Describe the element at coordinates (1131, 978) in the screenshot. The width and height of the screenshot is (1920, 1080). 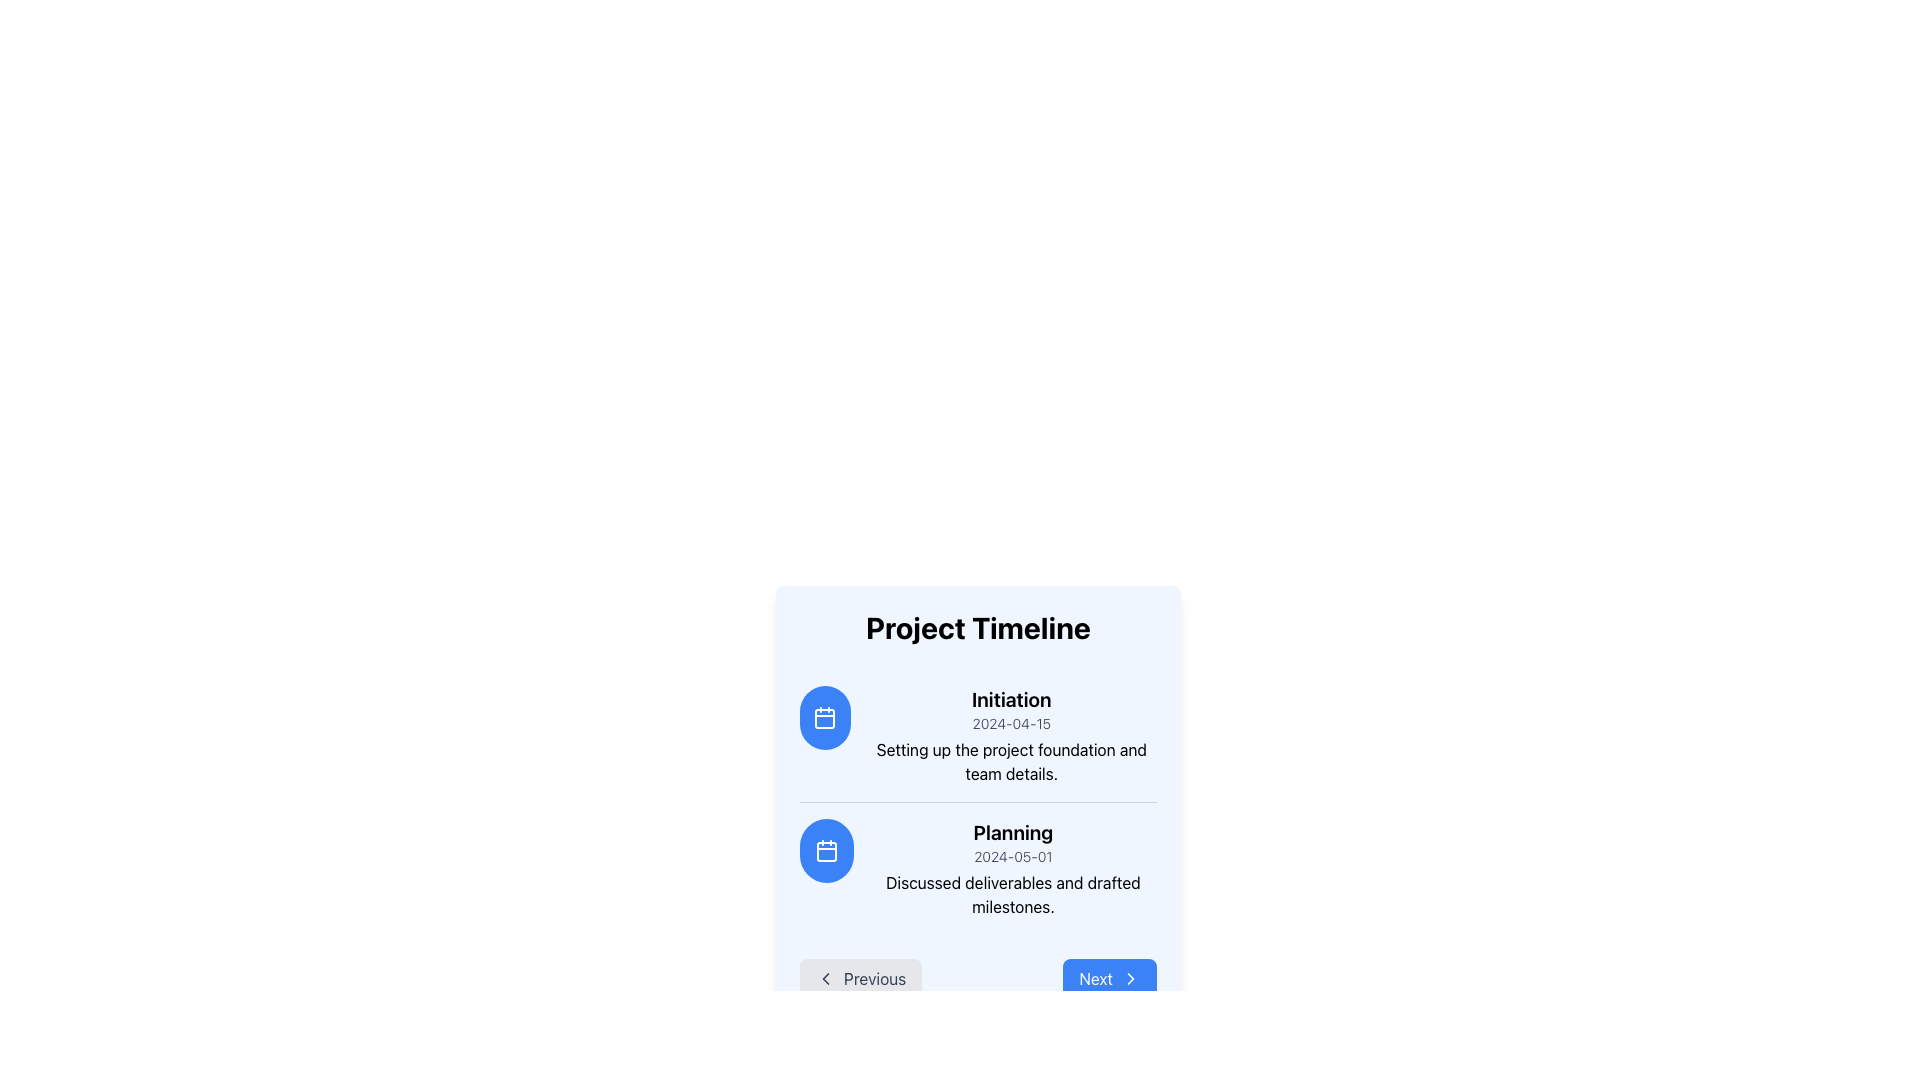
I see `the small triangular-shaped indicator icon, styled as an arrow pointing to the right, positioned centrally in height next to the 'Next' button for directional guidance` at that location.